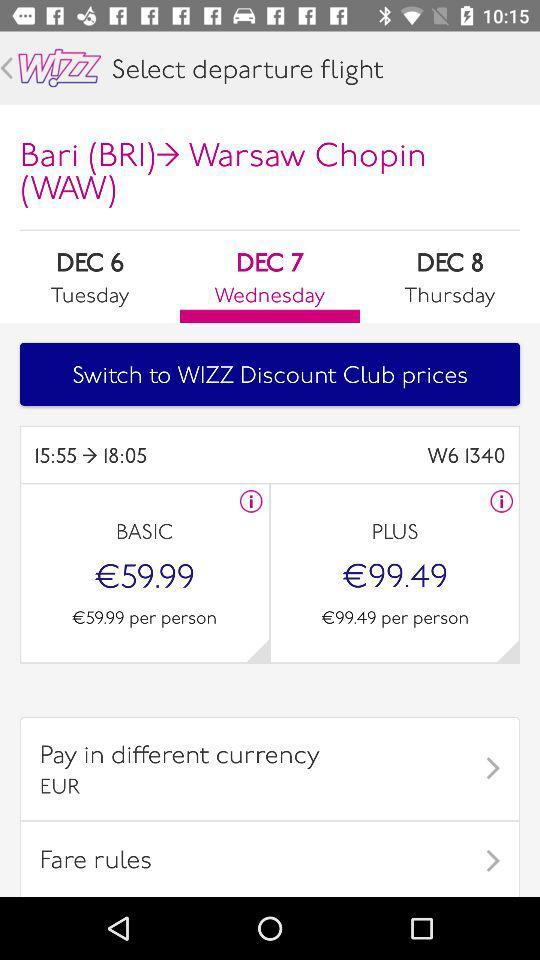 Image resolution: width=540 pixels, height=960 pixels. Describe the element at coordinates (500, 500) in the screenshot. I see `more info` at that location.